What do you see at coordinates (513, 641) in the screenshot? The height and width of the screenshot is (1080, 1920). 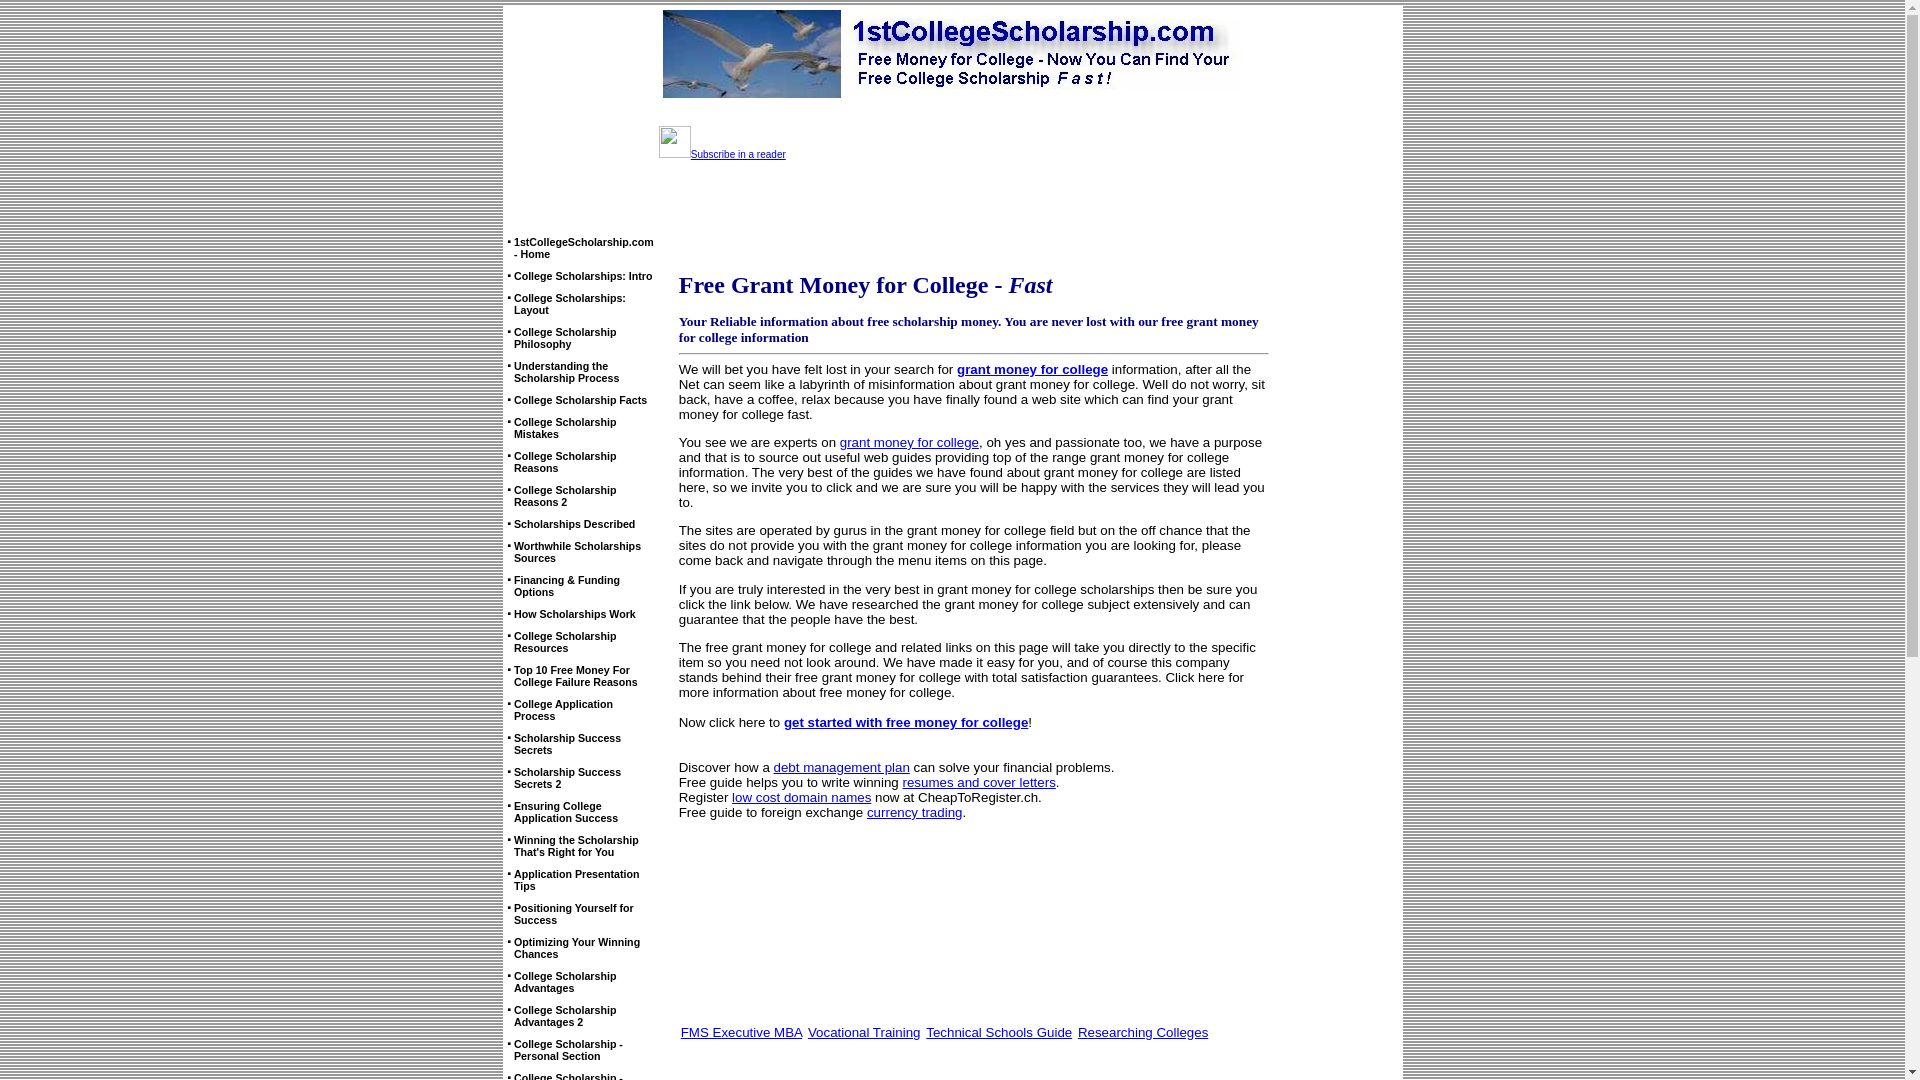 I see `'College Scholarship Resources'` at bounding box center [513, 641].